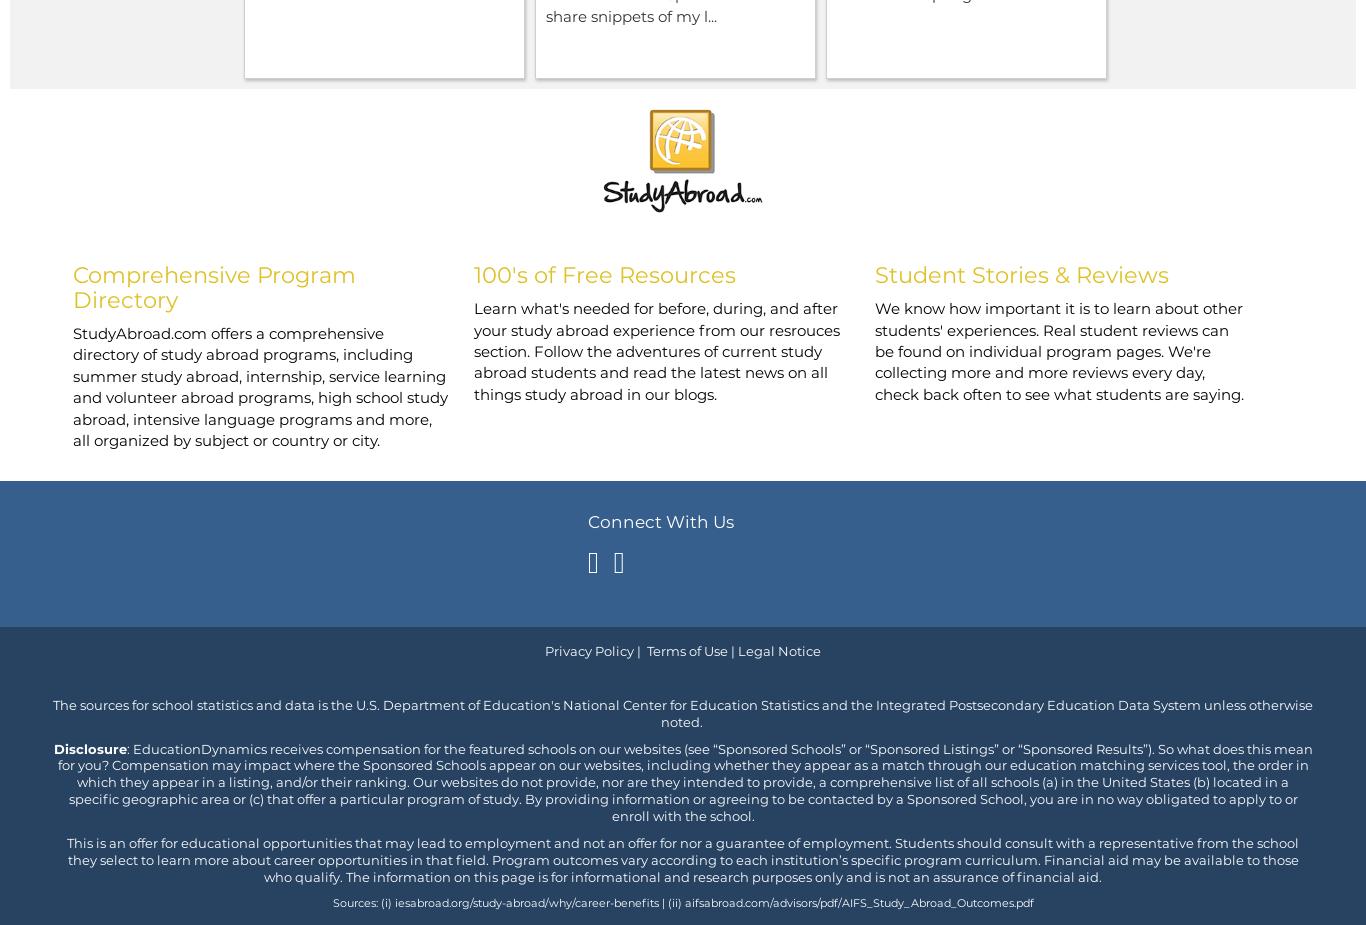 This screenshot has width=1366, height=925. I want to click on 'Disclosure', so click(89, 747).